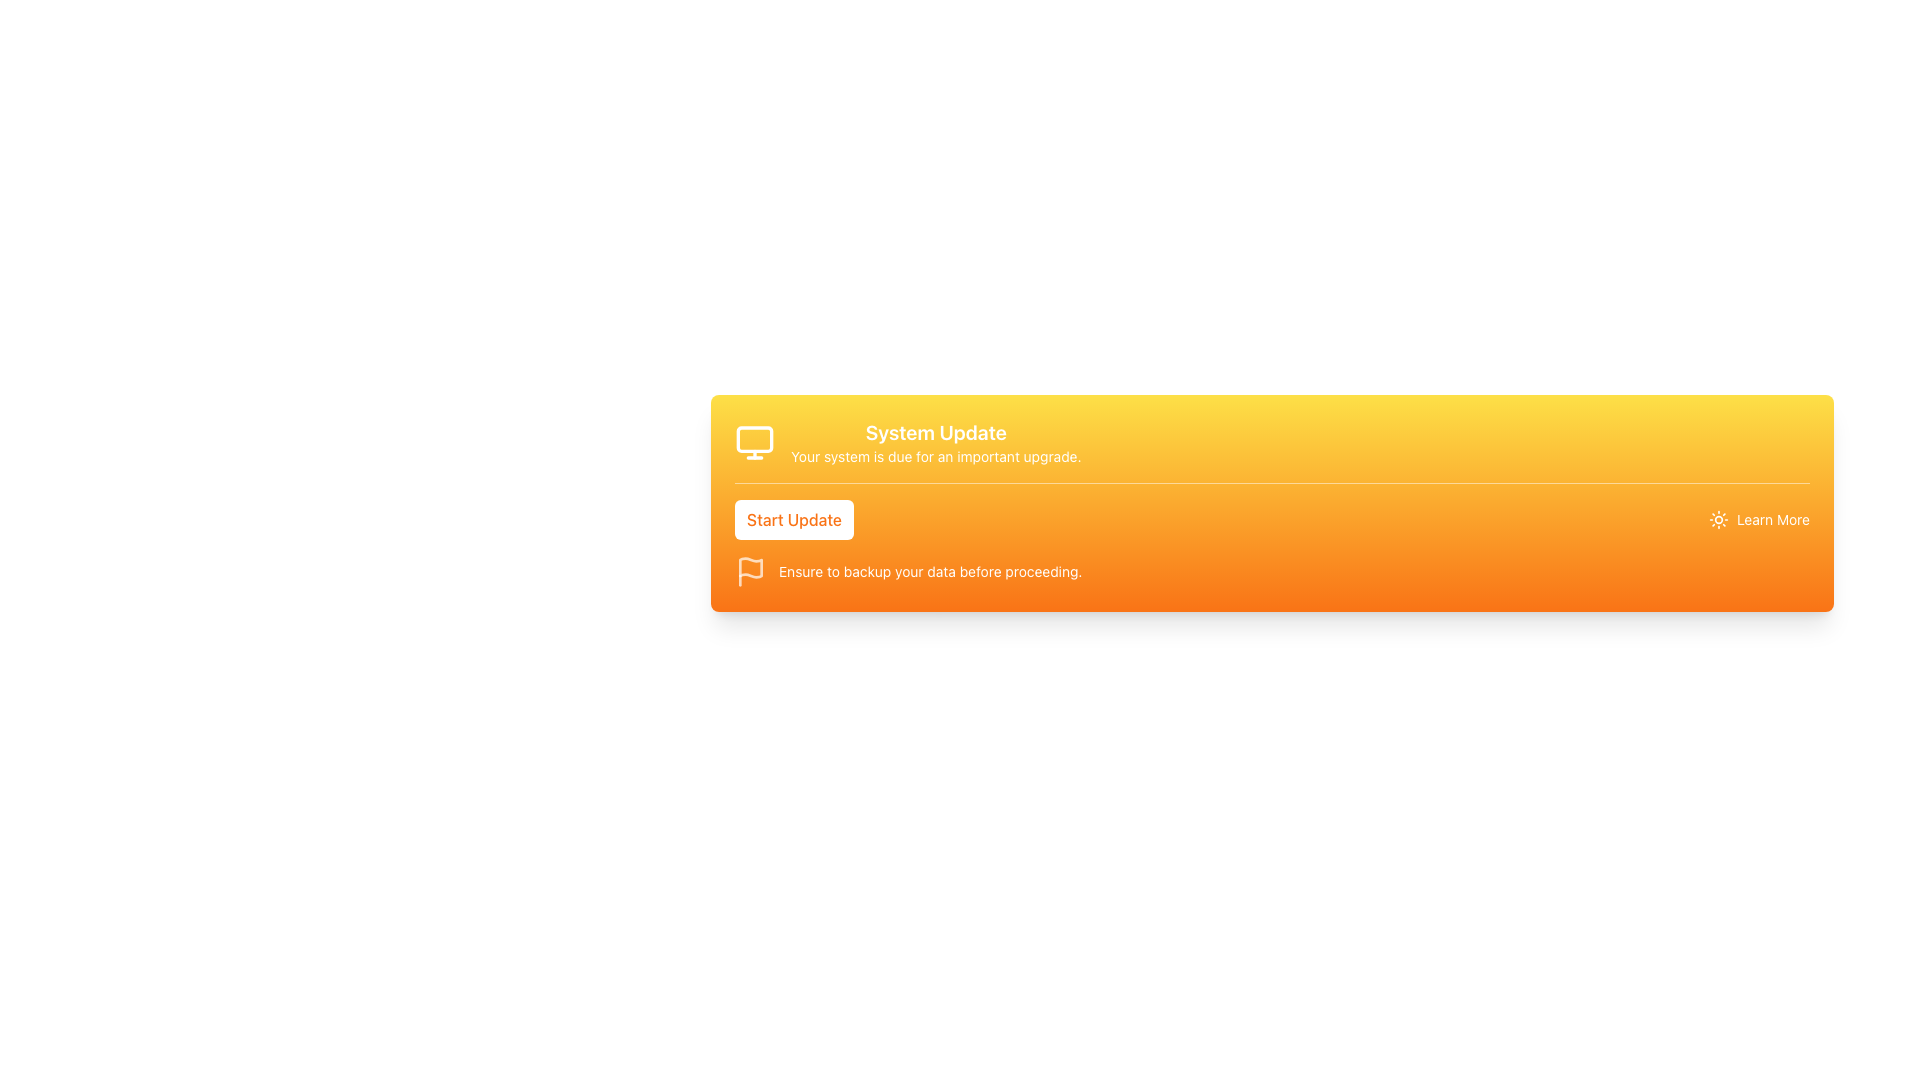  What do you see at coordinates (753, 442) in the screenshot?
I see `the monitor-like icon with a yellow background and white outlines located in the top-left corner of the 'System Update' panel` at bounding box center [753, 442].